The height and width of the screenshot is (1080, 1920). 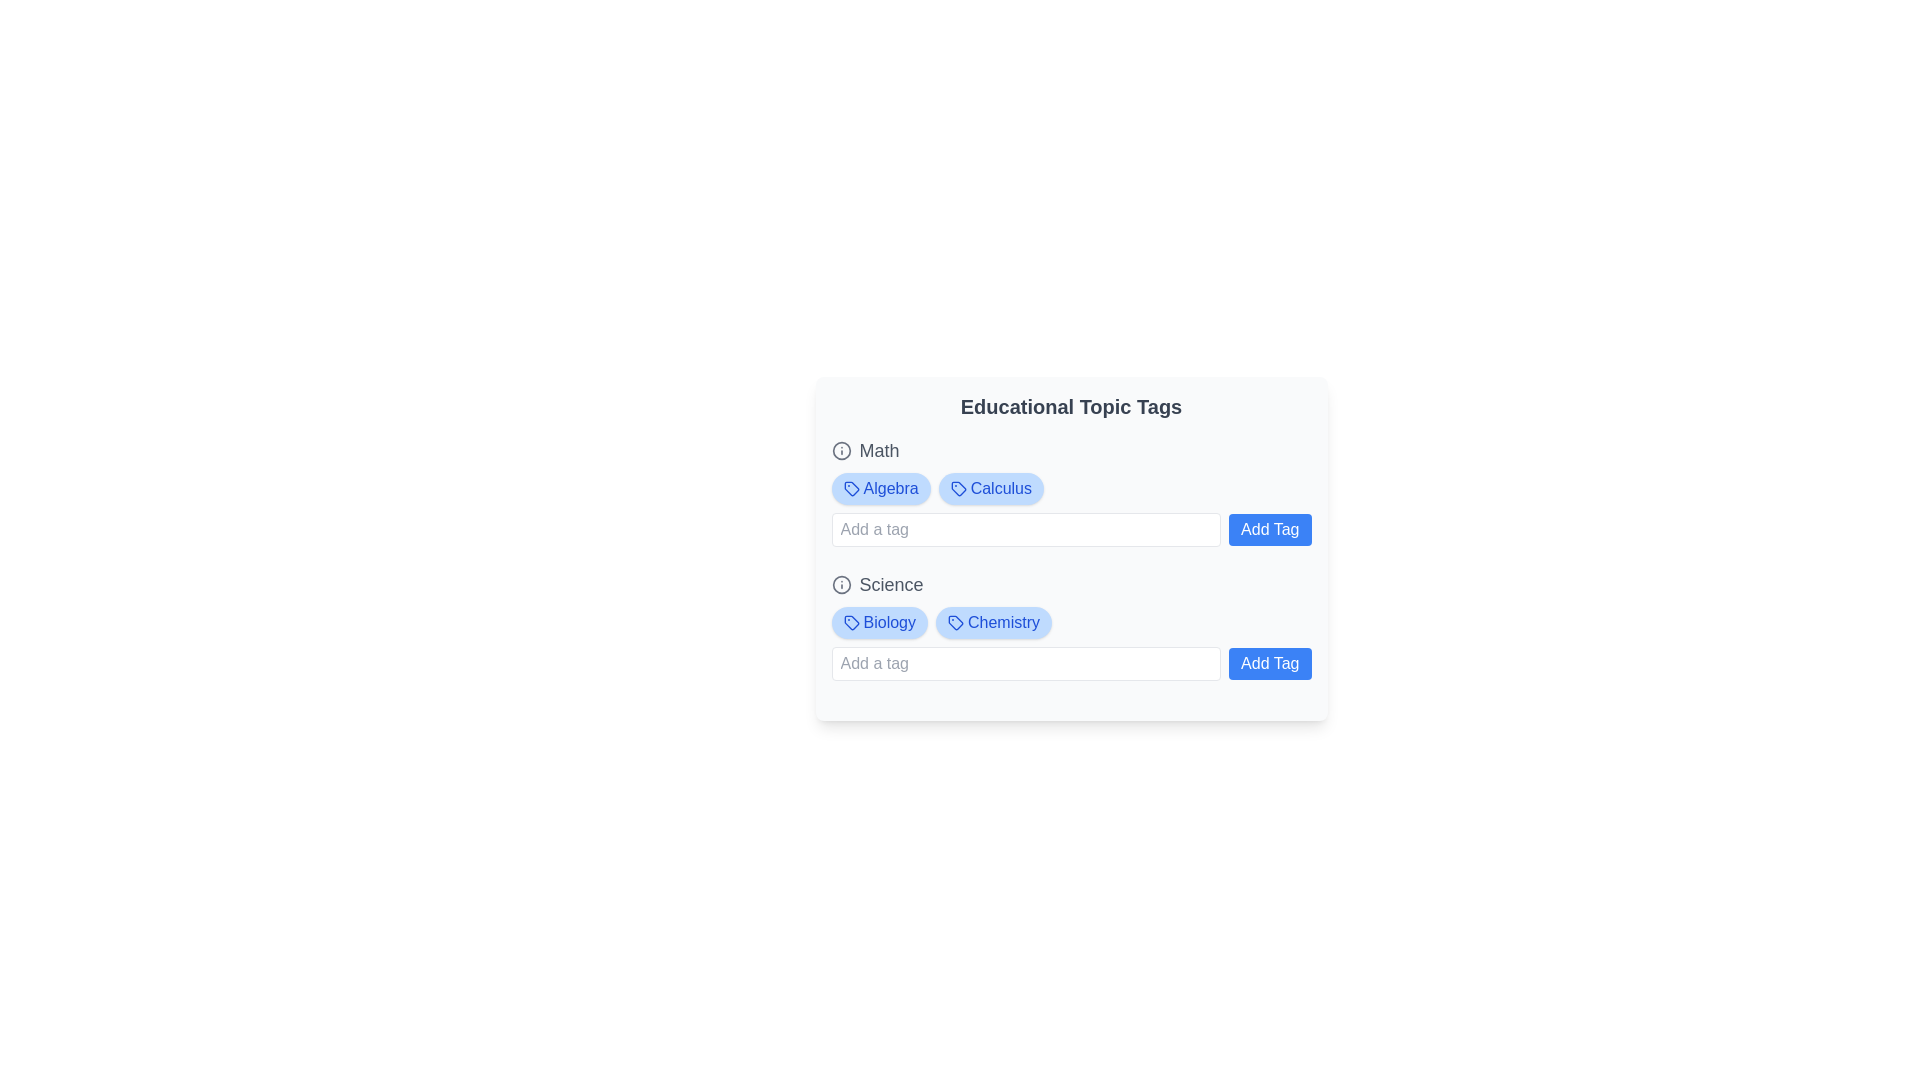 What do you see at coordinates (1269, 528) in the screenshot?
I see `the 'Add Tag' button with a blue background and white text, located in the 'Math' category section` at bounding box center [1269, 528].